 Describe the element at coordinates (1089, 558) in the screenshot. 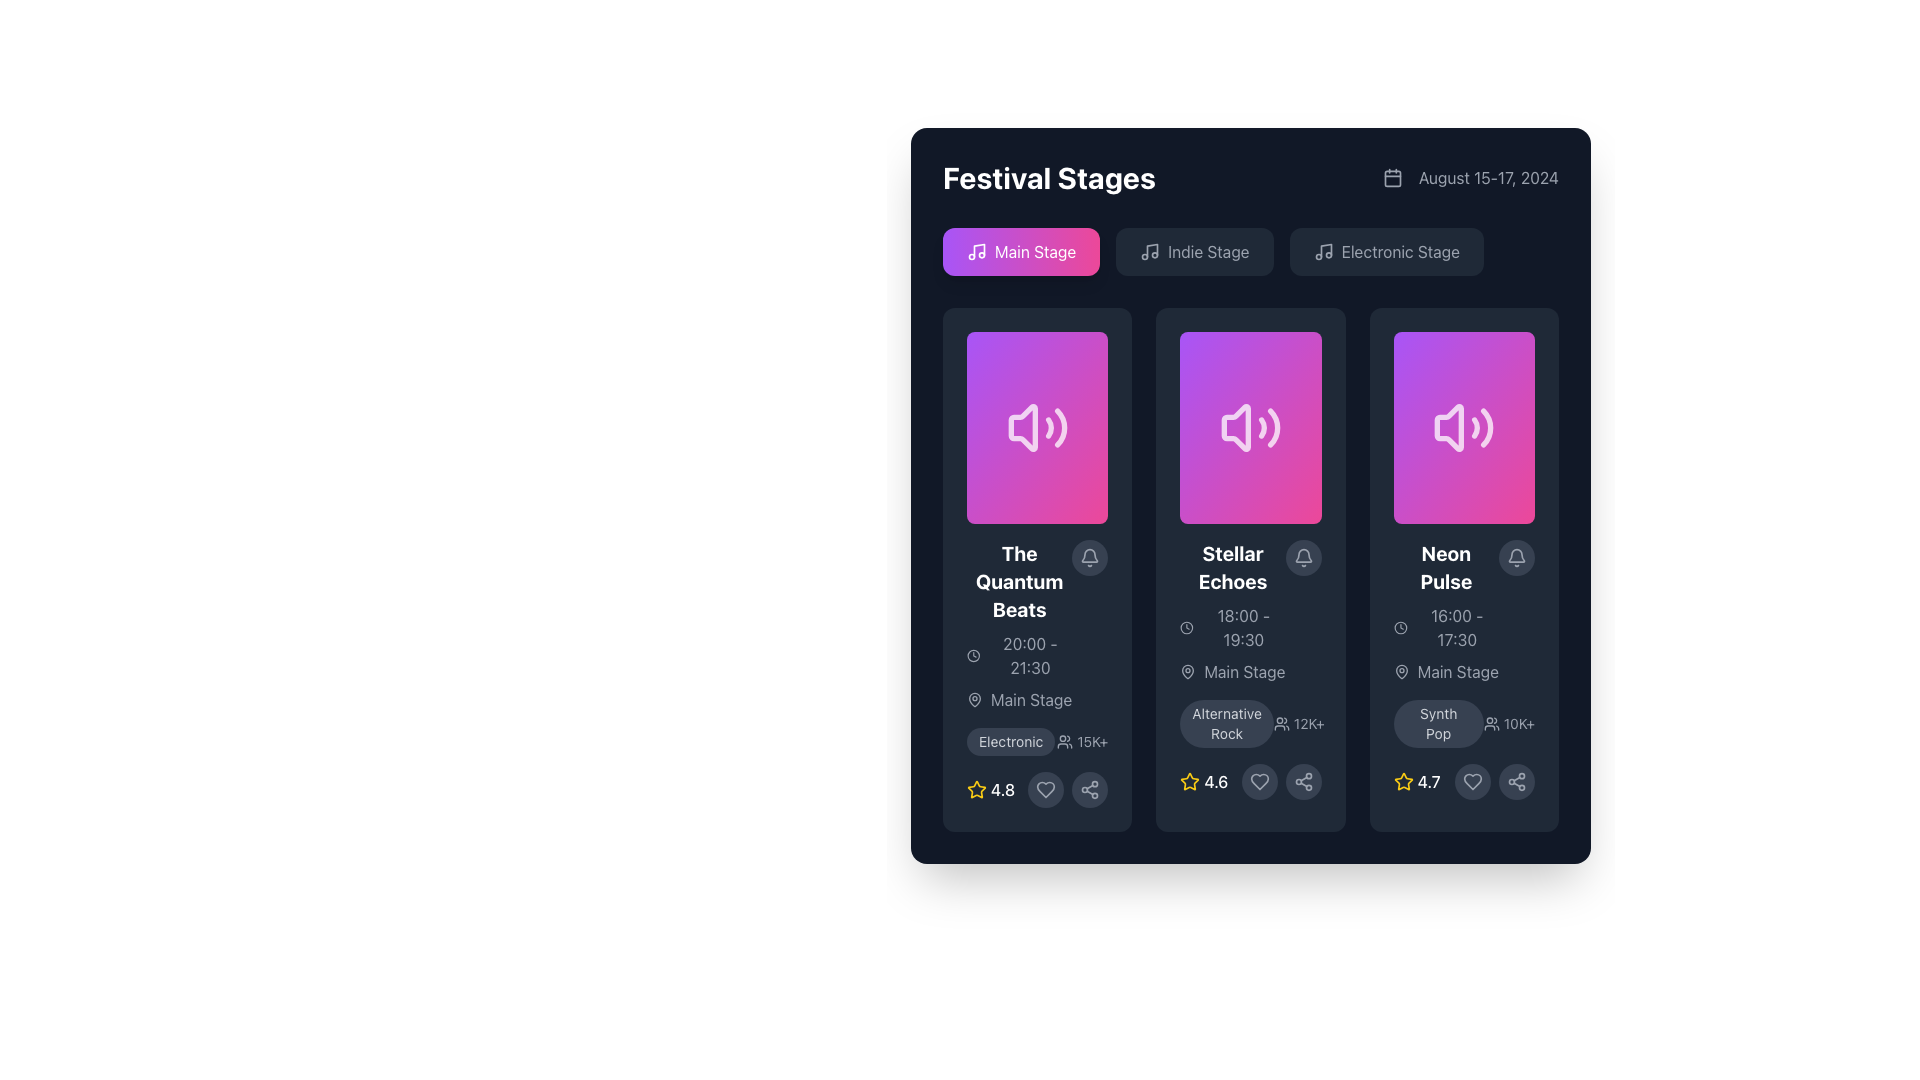

I see `the circular button with a bell icon in the top right corner of the 'The Quantum Beats' card` at that location.